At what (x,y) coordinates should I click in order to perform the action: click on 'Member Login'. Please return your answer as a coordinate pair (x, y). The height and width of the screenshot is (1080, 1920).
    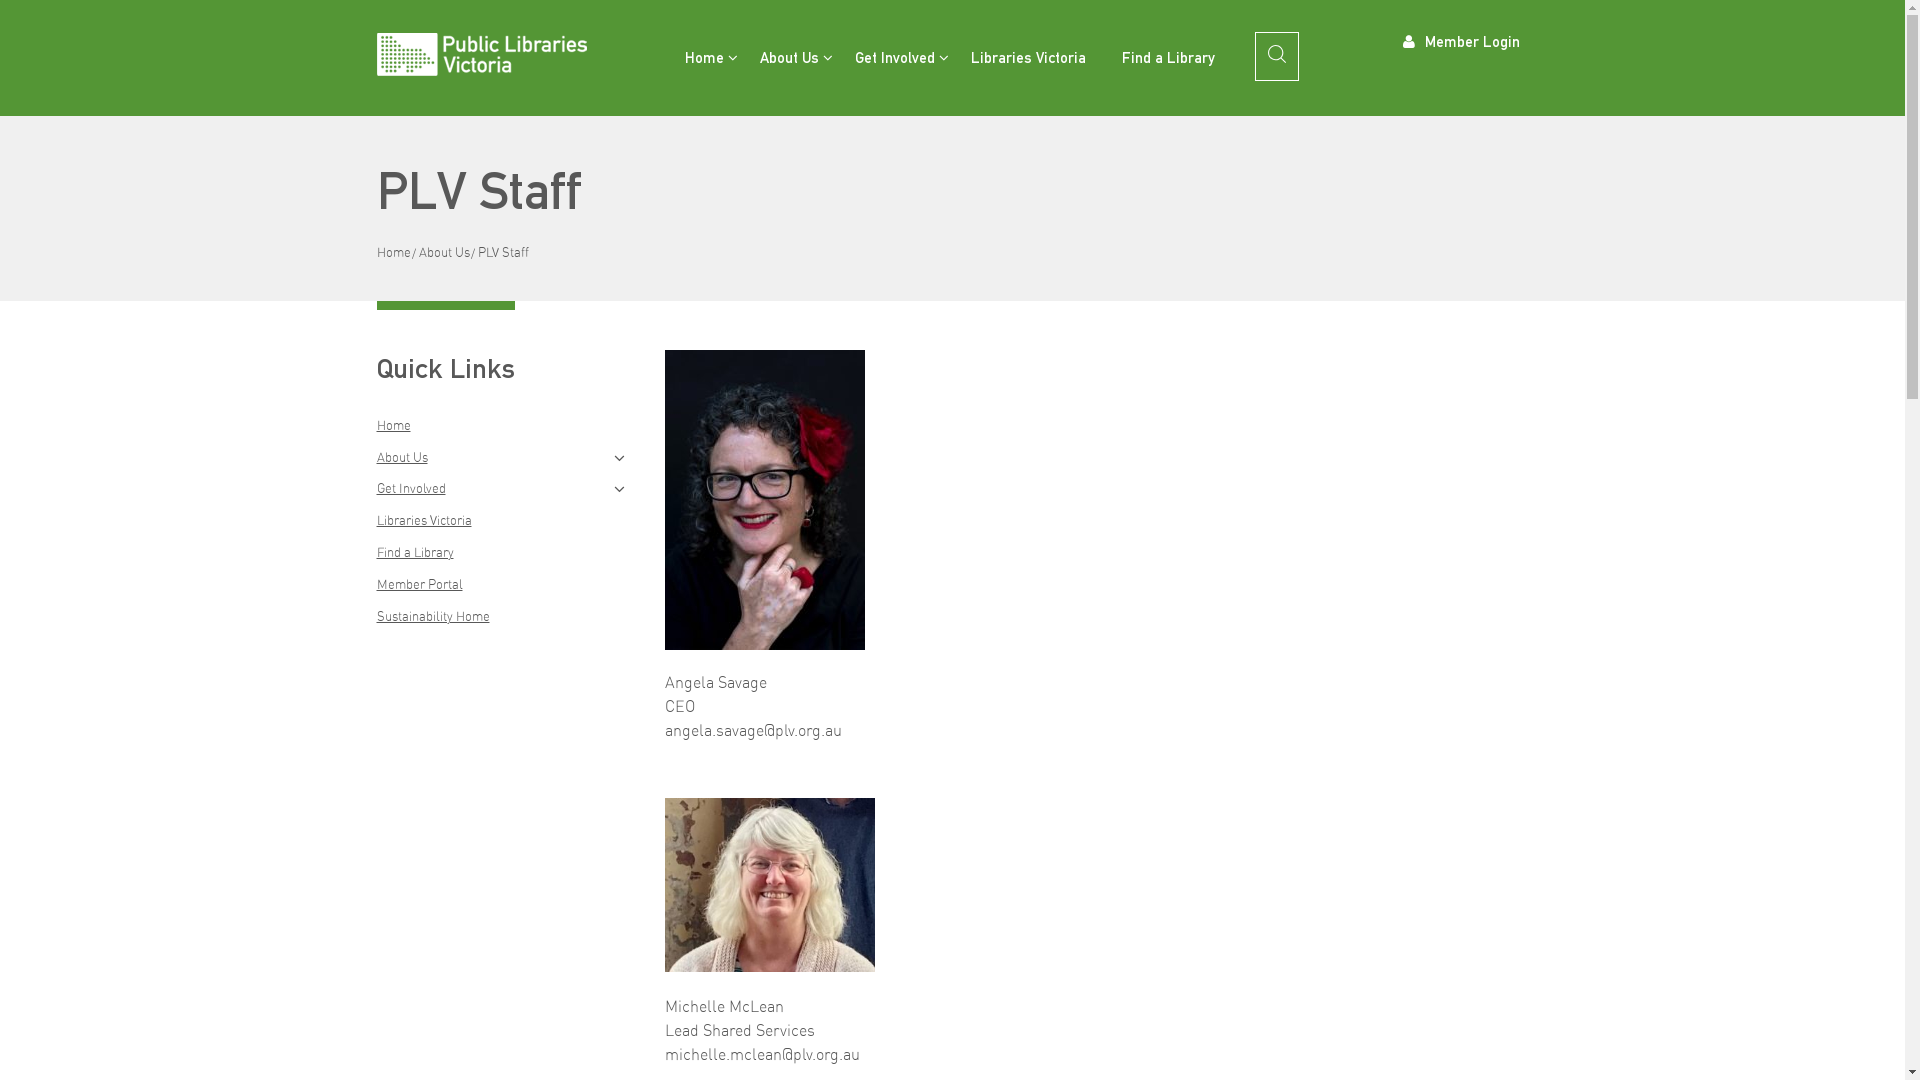
    Looking at the image, I should click on (1461, 39).